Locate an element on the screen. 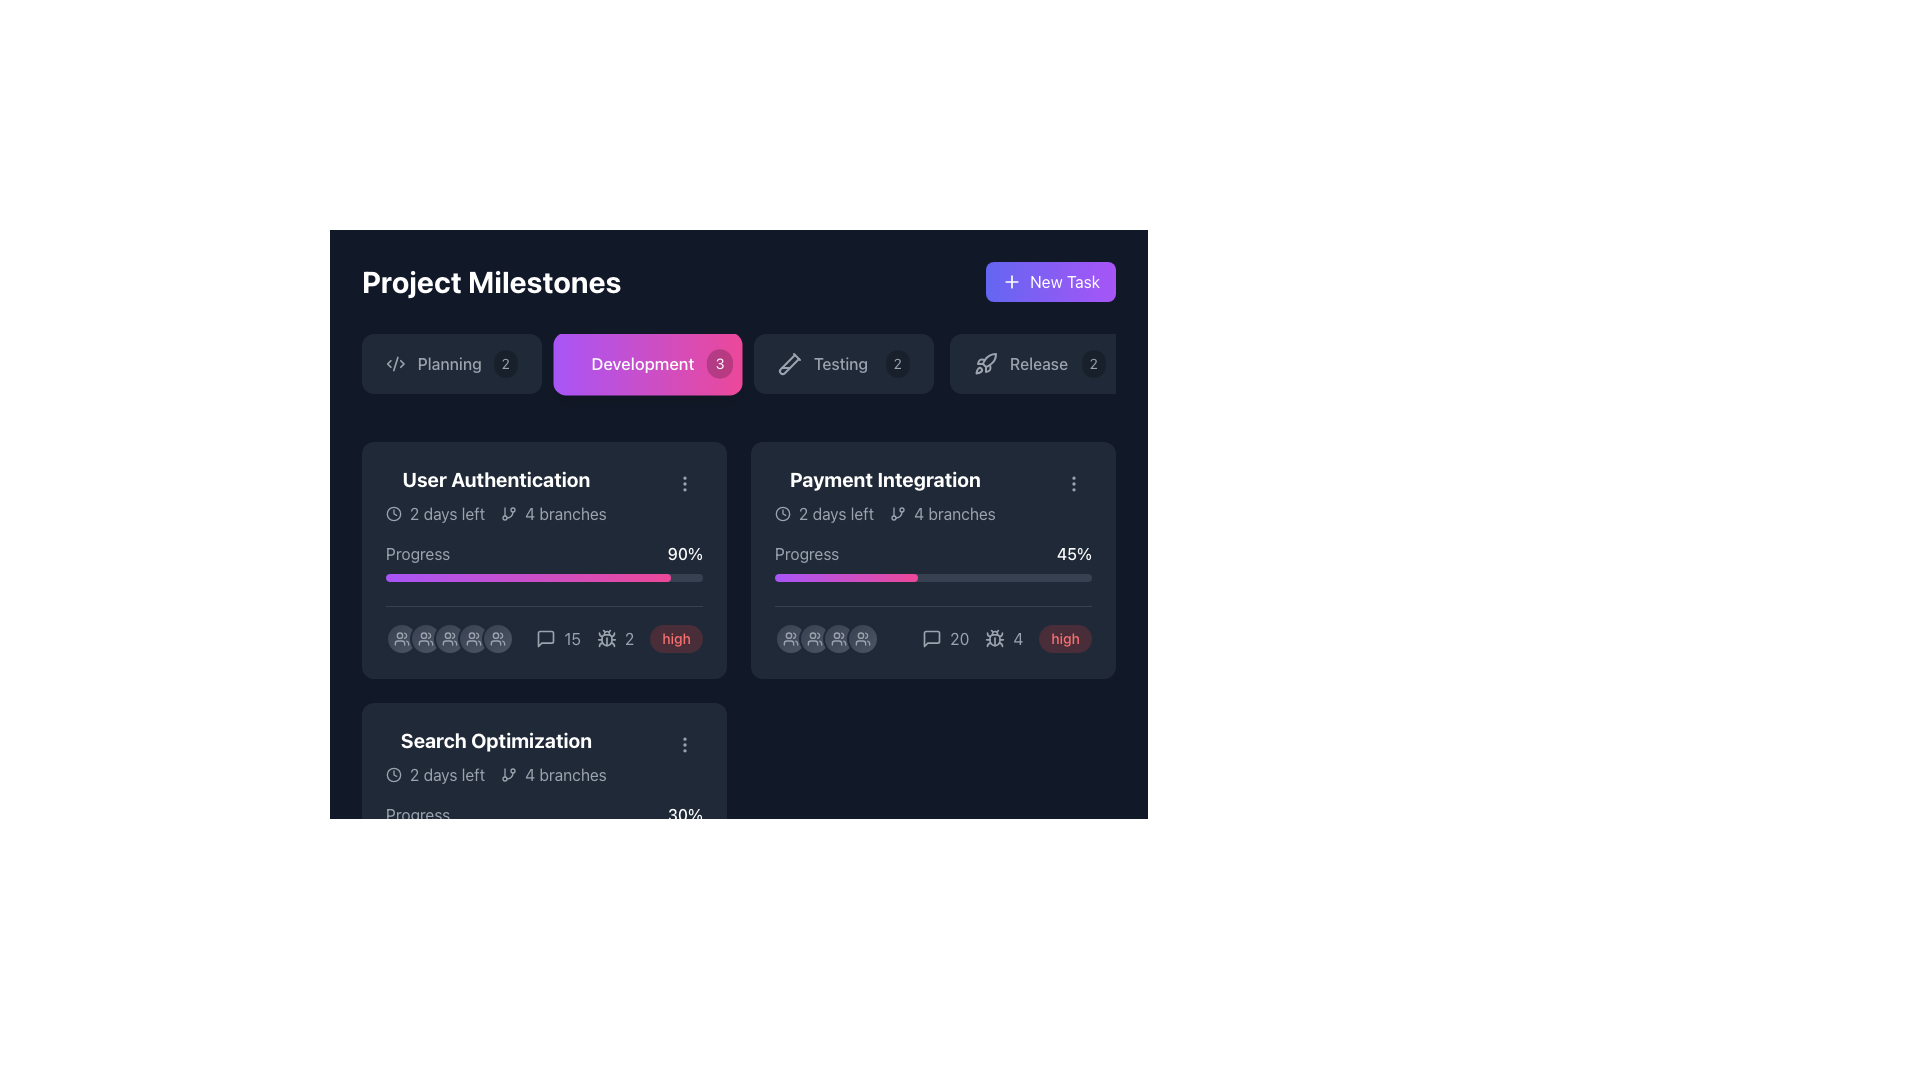  contents of the descriptive text component displaying '2 days left' and '4 branches' below the 'Search Optimization' heading is located at coordinates (496, 774).